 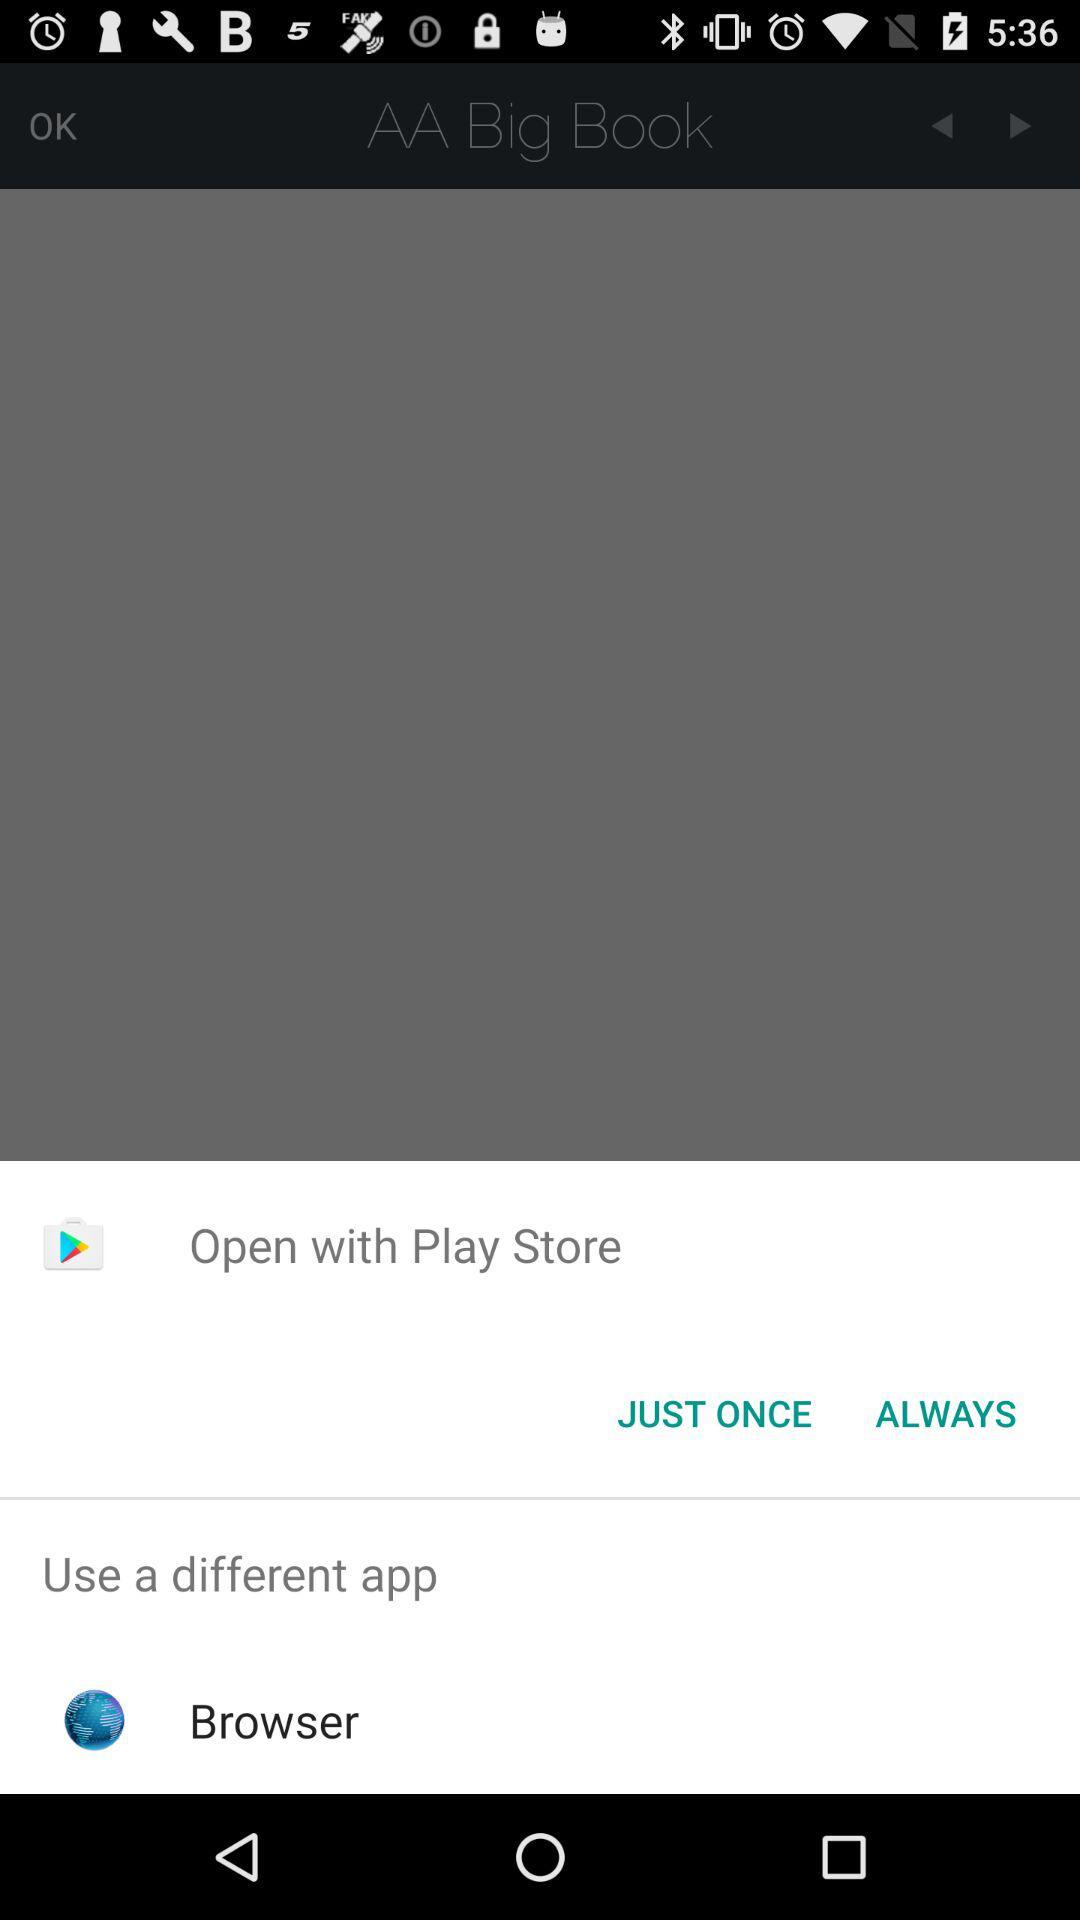 I want to click on the icon above the browser app, so click(x=540, y=1572).